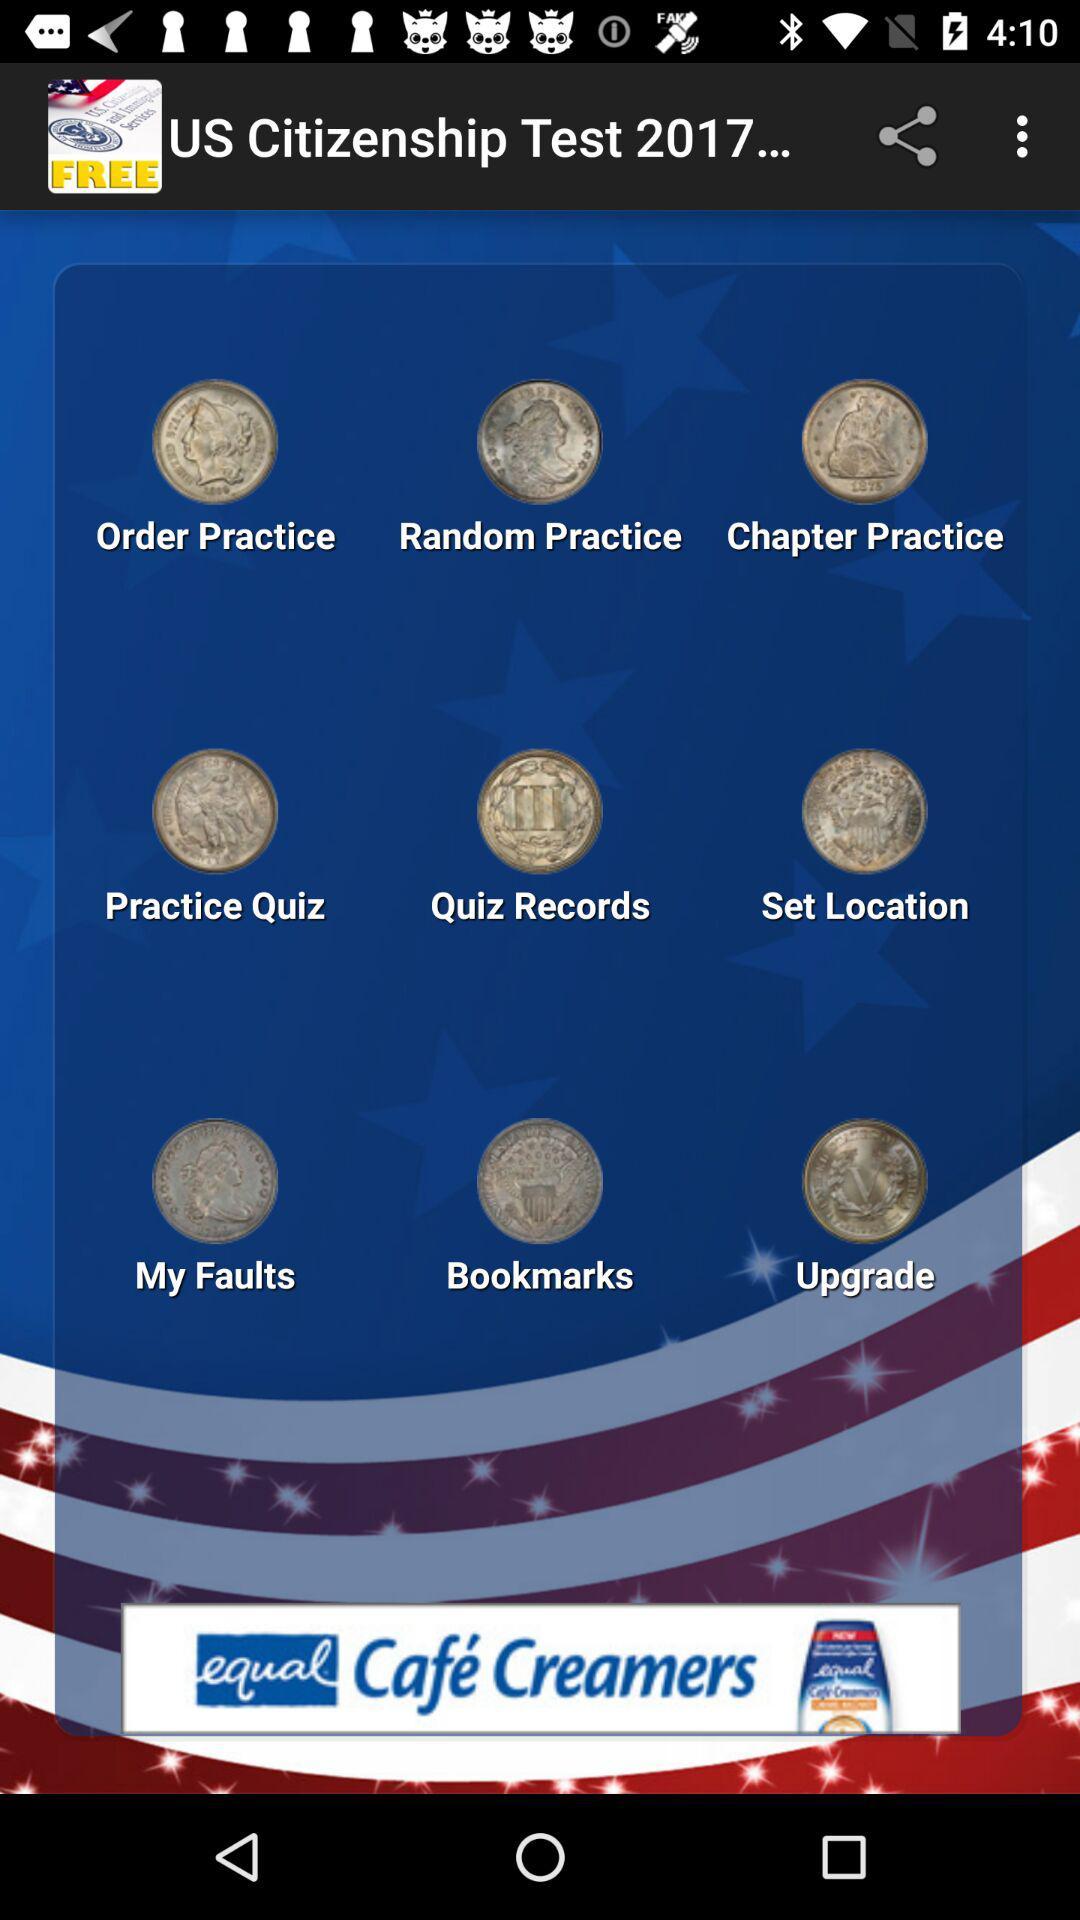 The image size is (1080, 1920). What do you see at coordinates (863, 440) in the screenshot?
I see `information` at bounding box center [863, 440].